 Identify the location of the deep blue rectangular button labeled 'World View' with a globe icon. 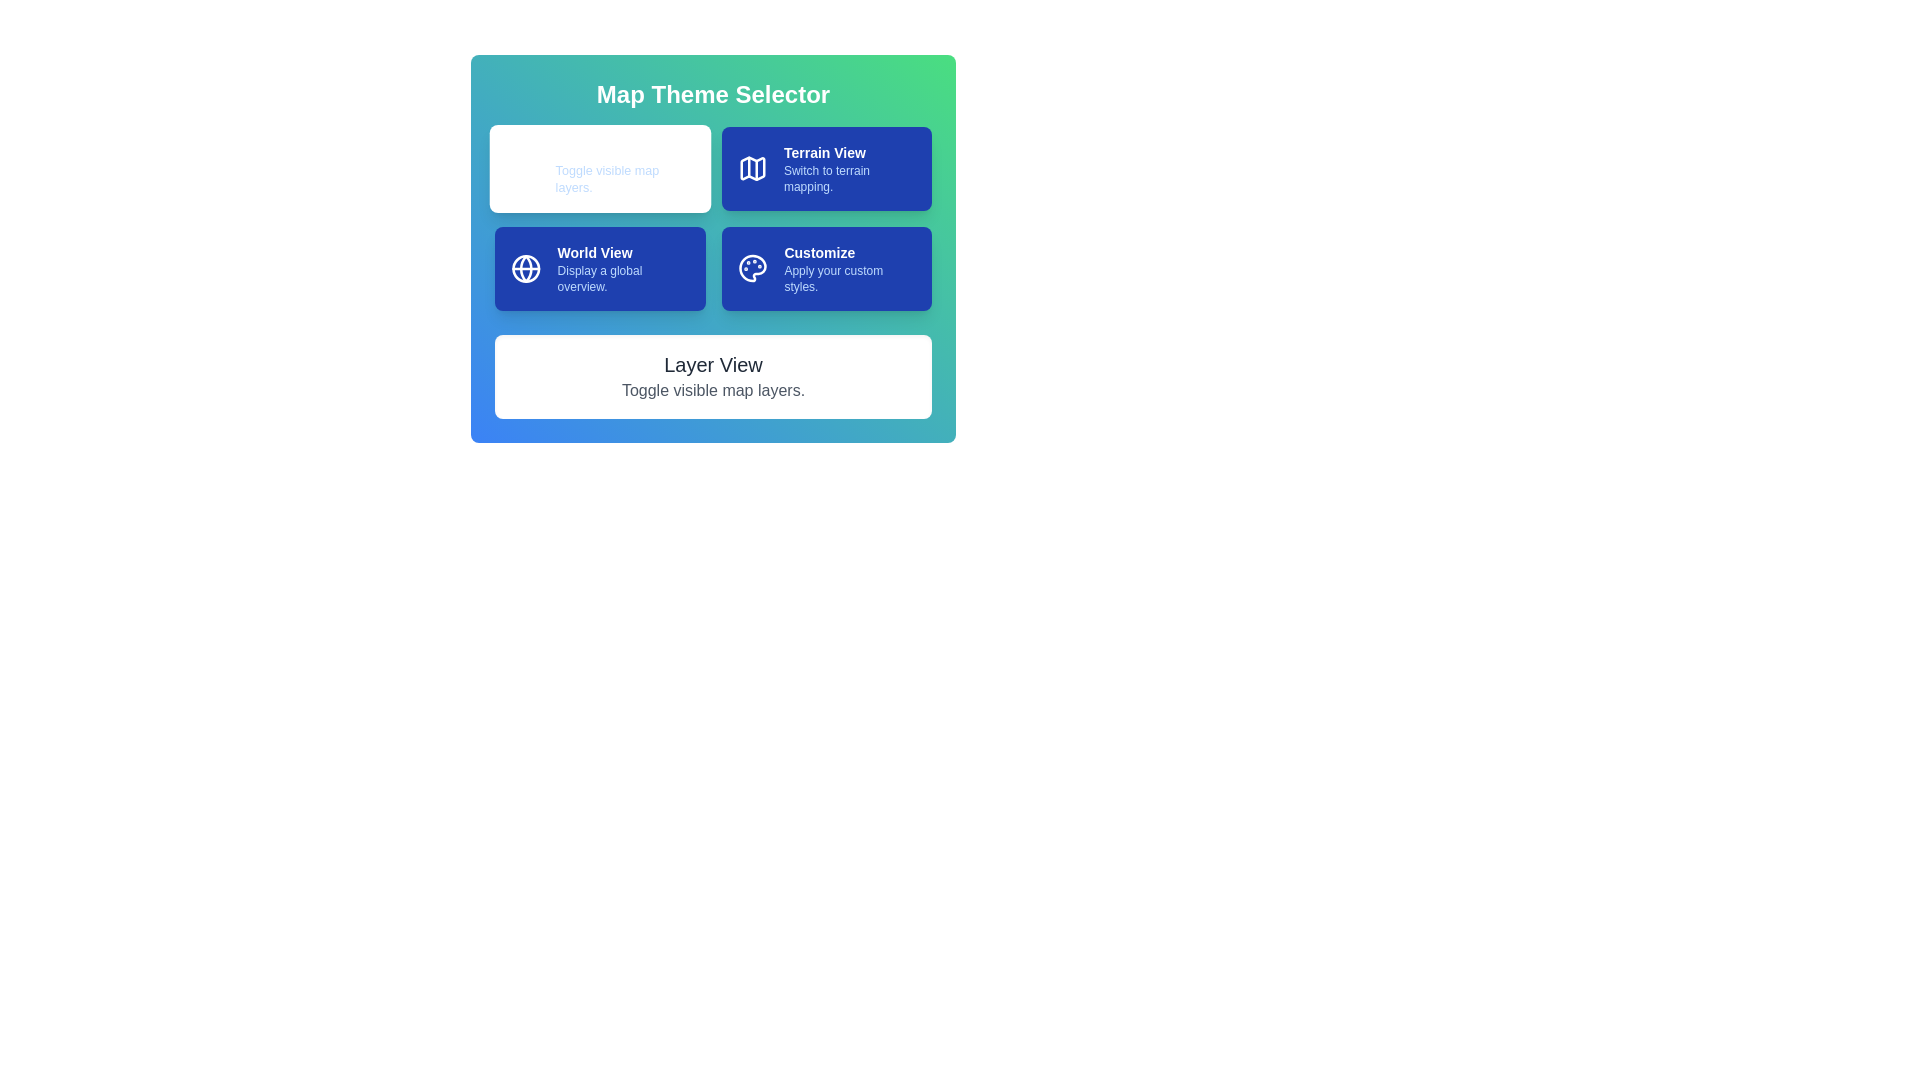
(599, 268).